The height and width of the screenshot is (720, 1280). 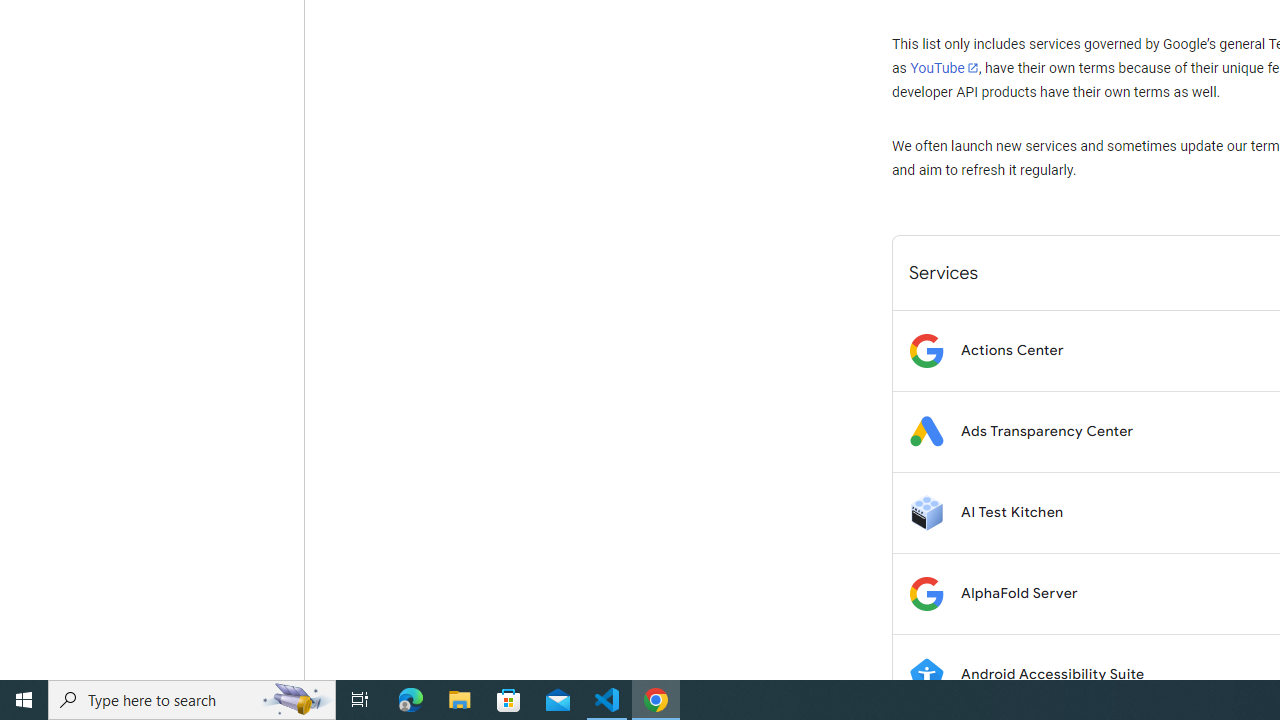 What do you see at coordinates (943, 67) in the screenshot?
I see `'YouTube'` at bounding box center [943, 67].